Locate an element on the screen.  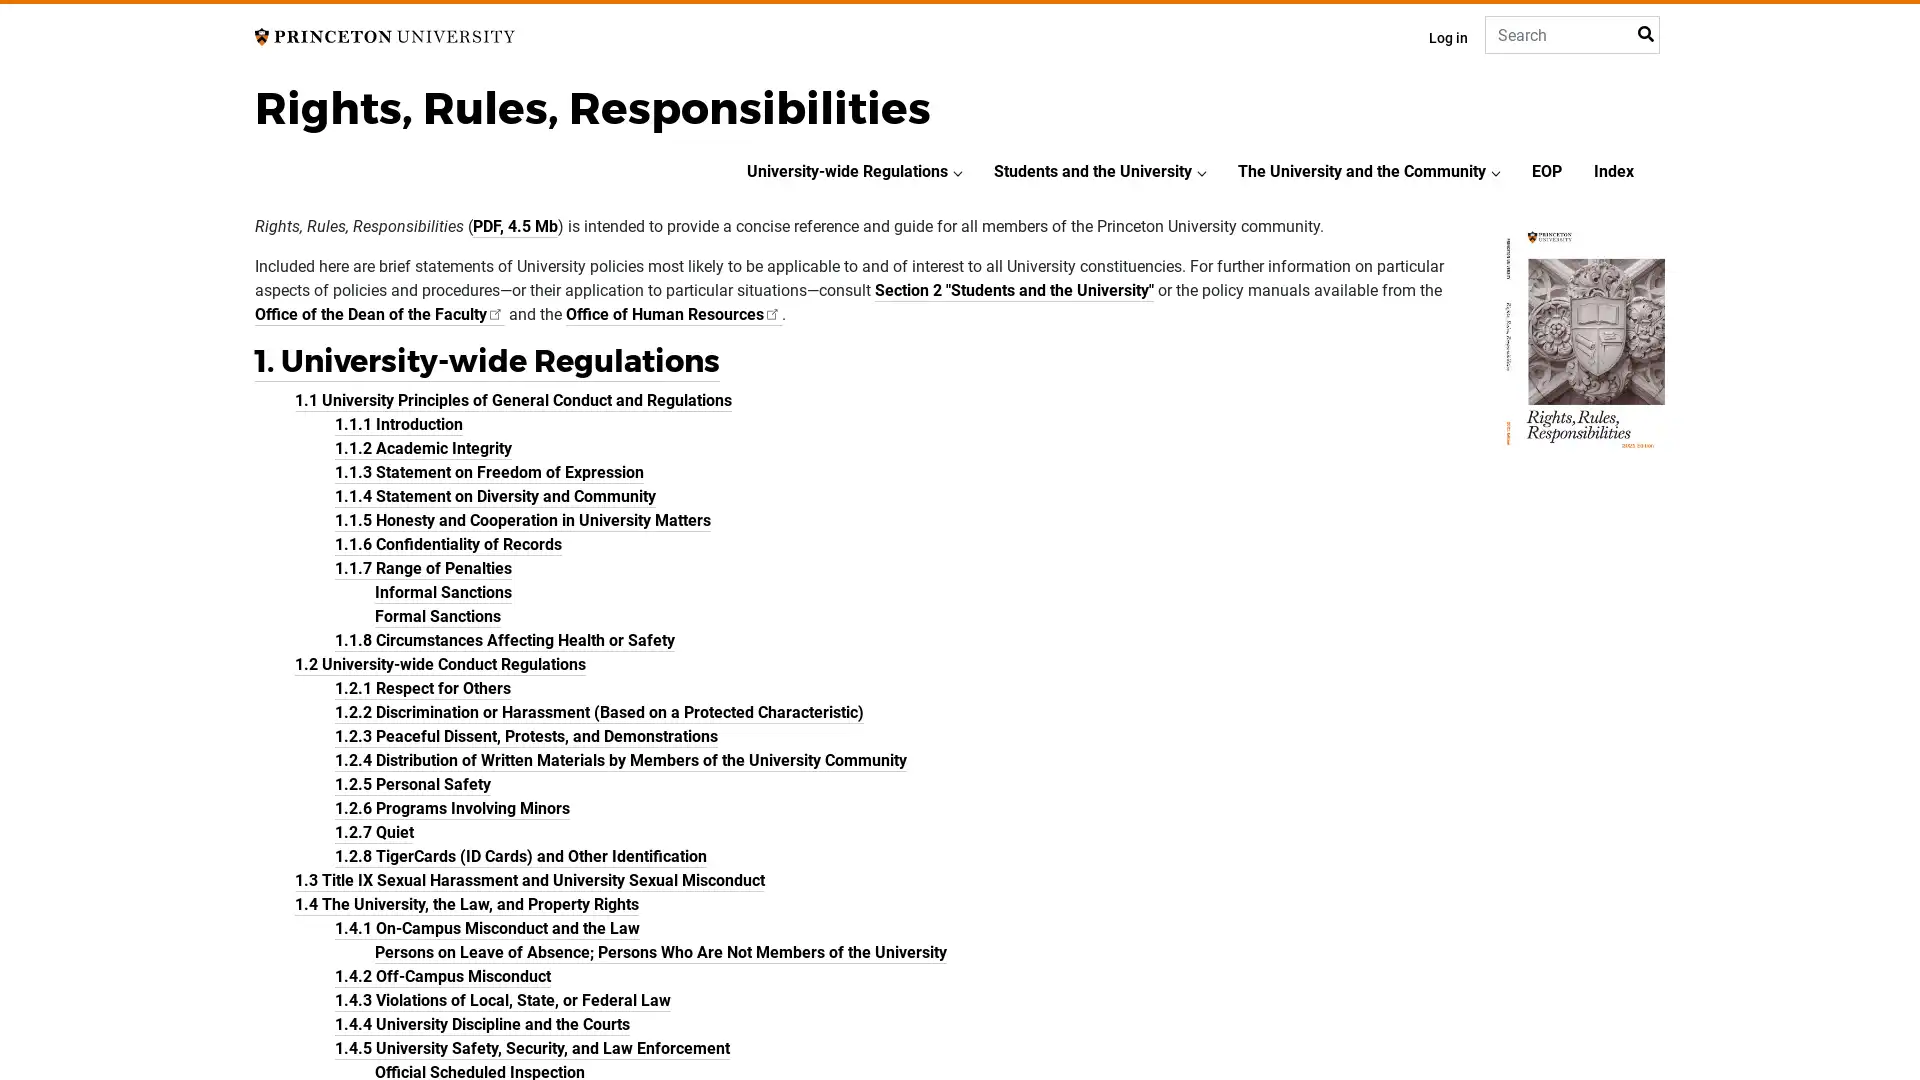
Students and the UniversitySubmenu is located at coordinates (1200, 172).